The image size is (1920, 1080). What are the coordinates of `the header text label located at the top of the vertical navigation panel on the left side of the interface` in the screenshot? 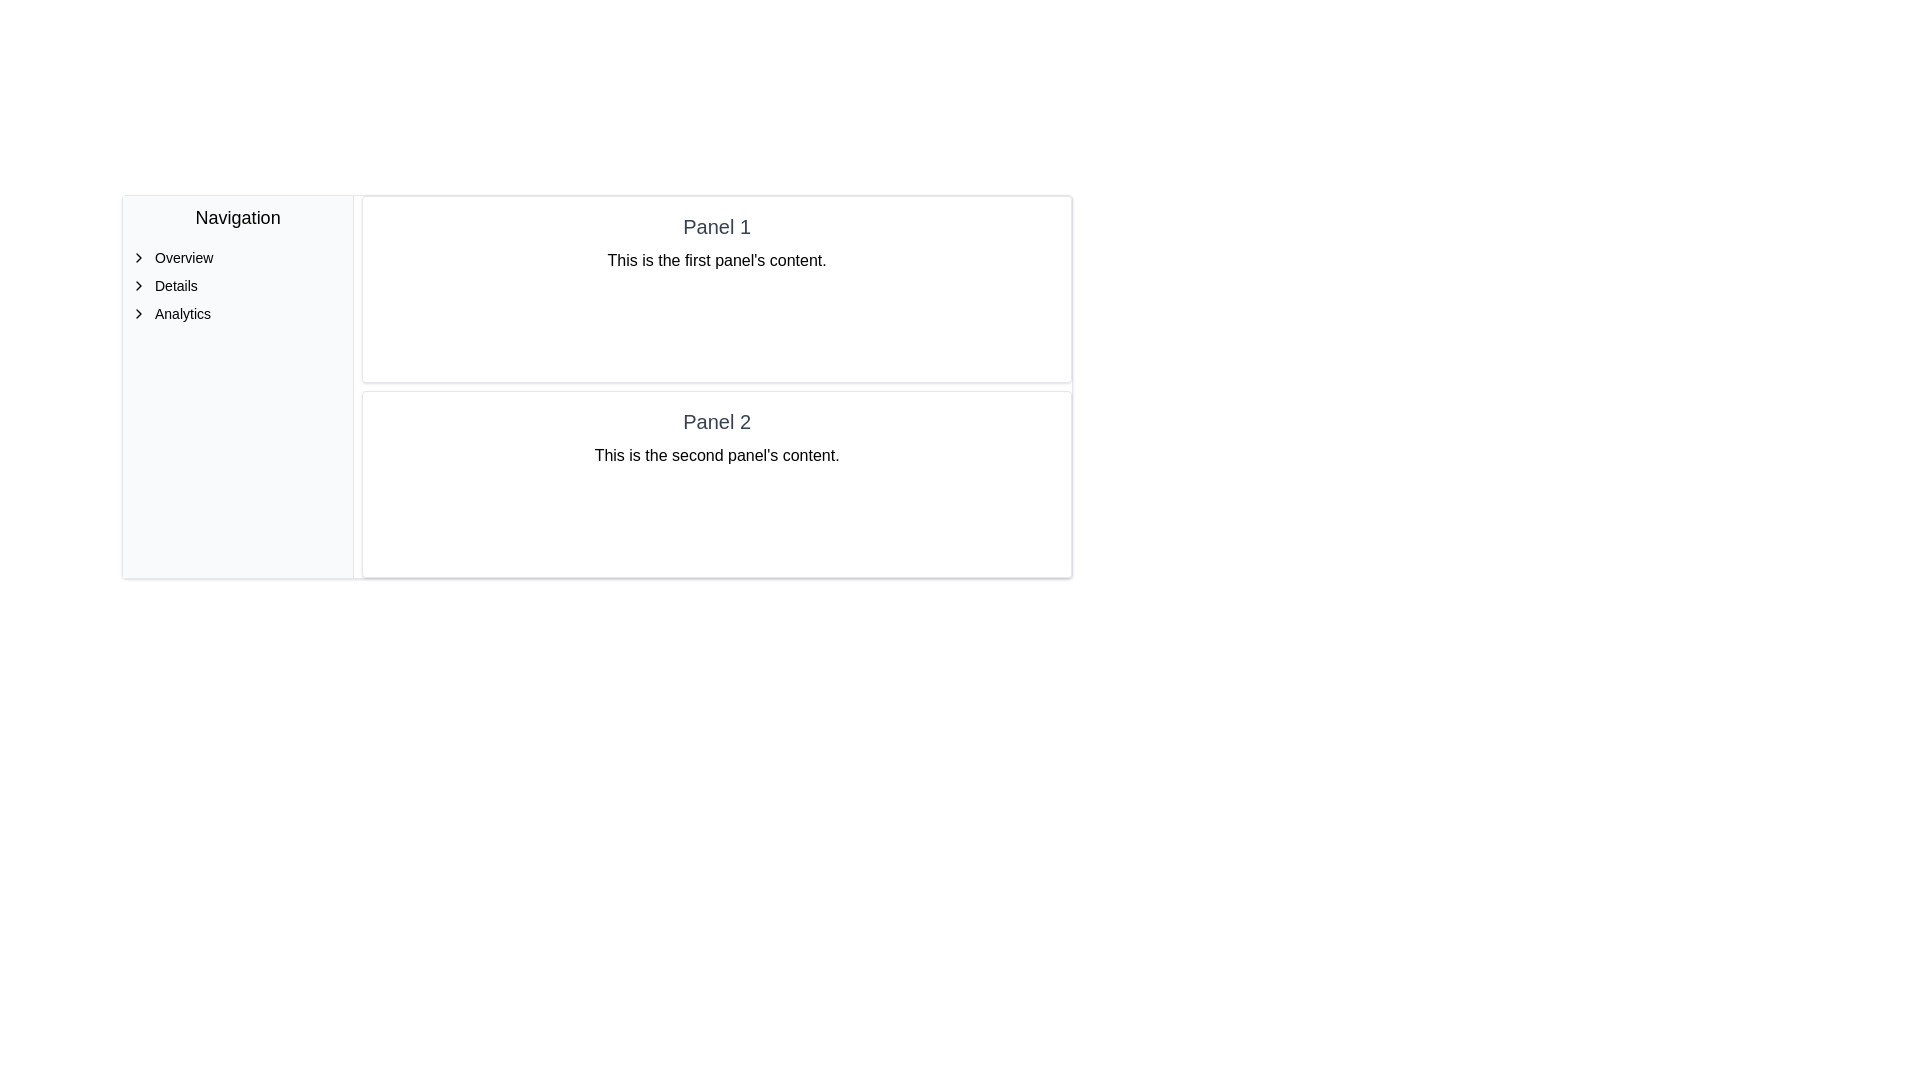 It's located at (238, 218).